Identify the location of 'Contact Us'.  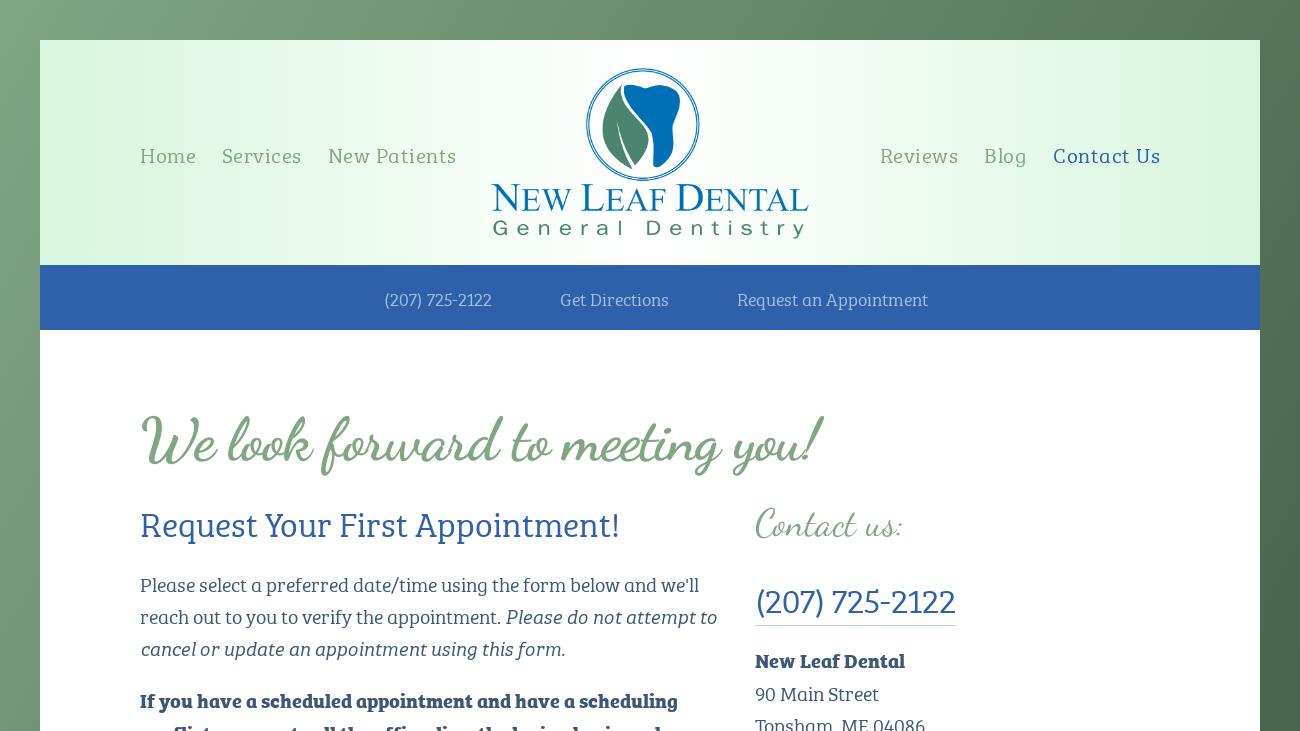
(1105, 152).